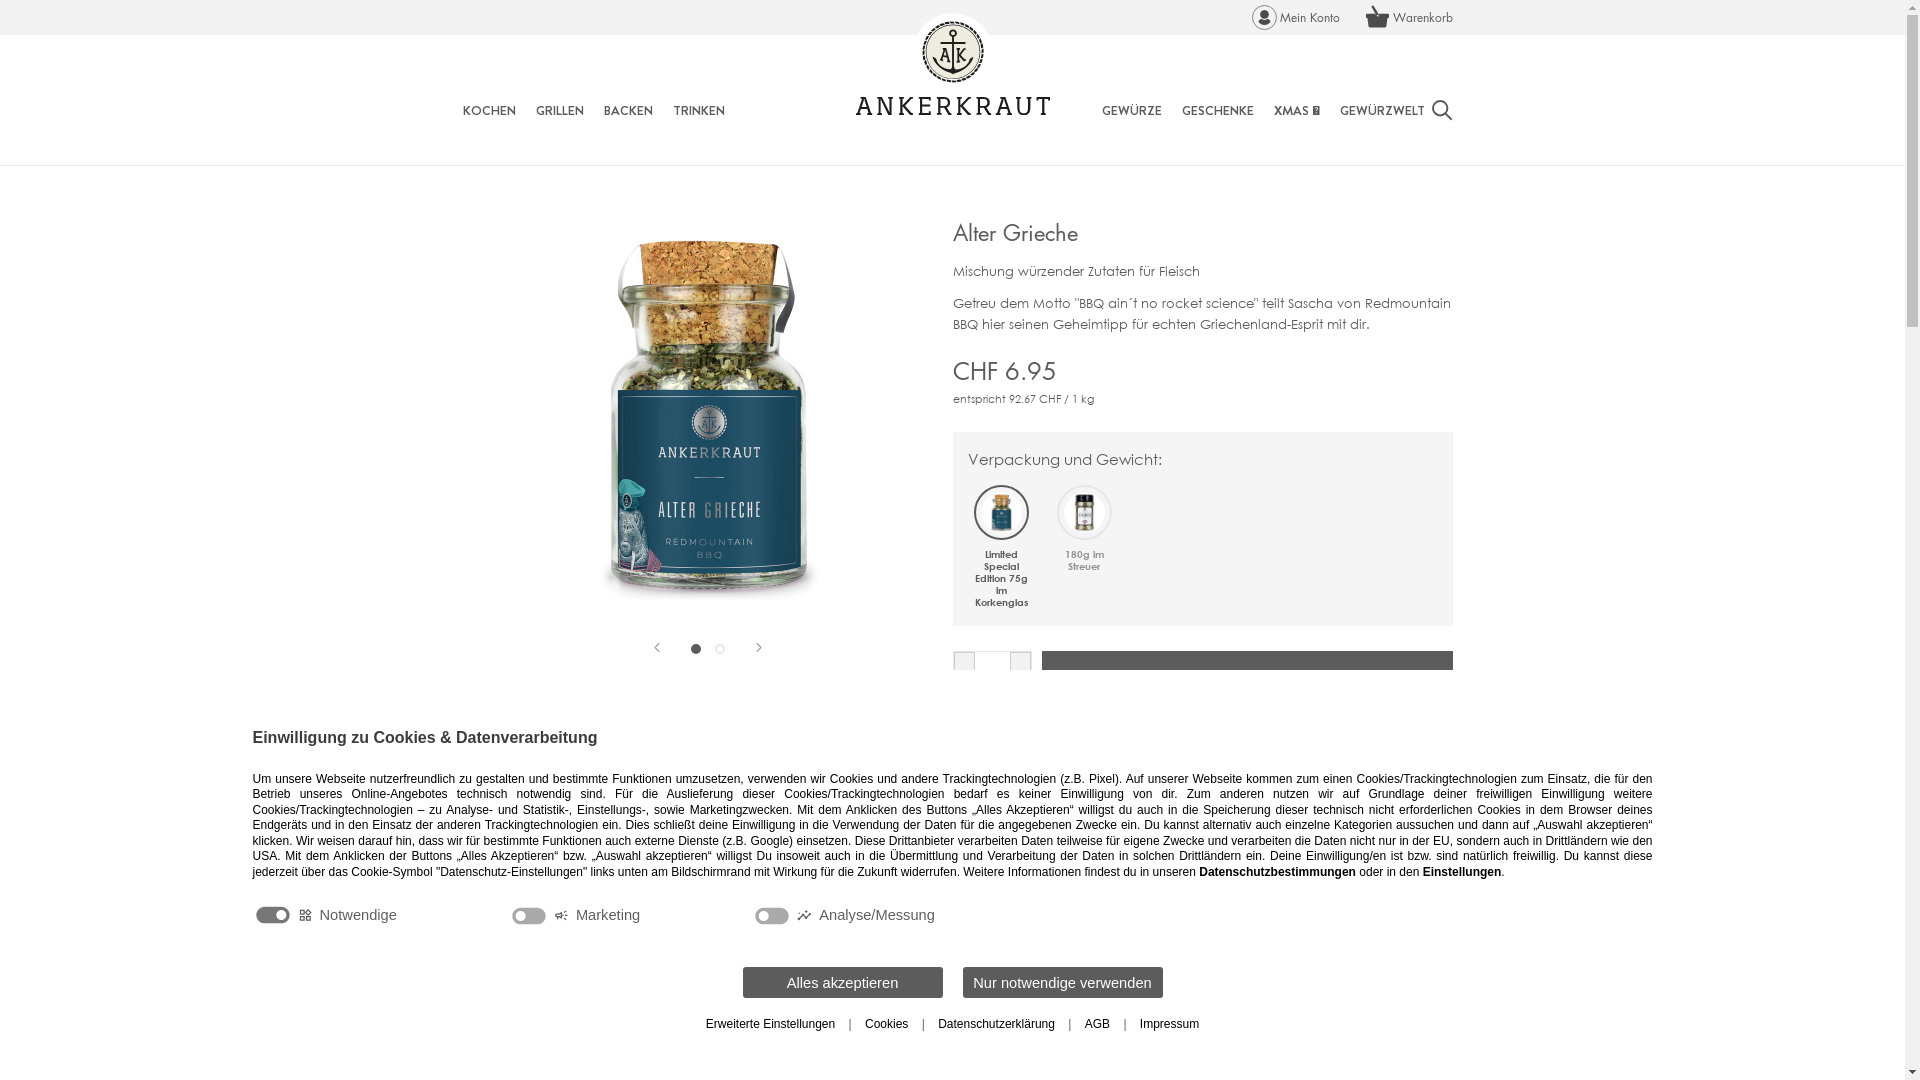  I want to click on 'AGB', so click(1074, 1023).